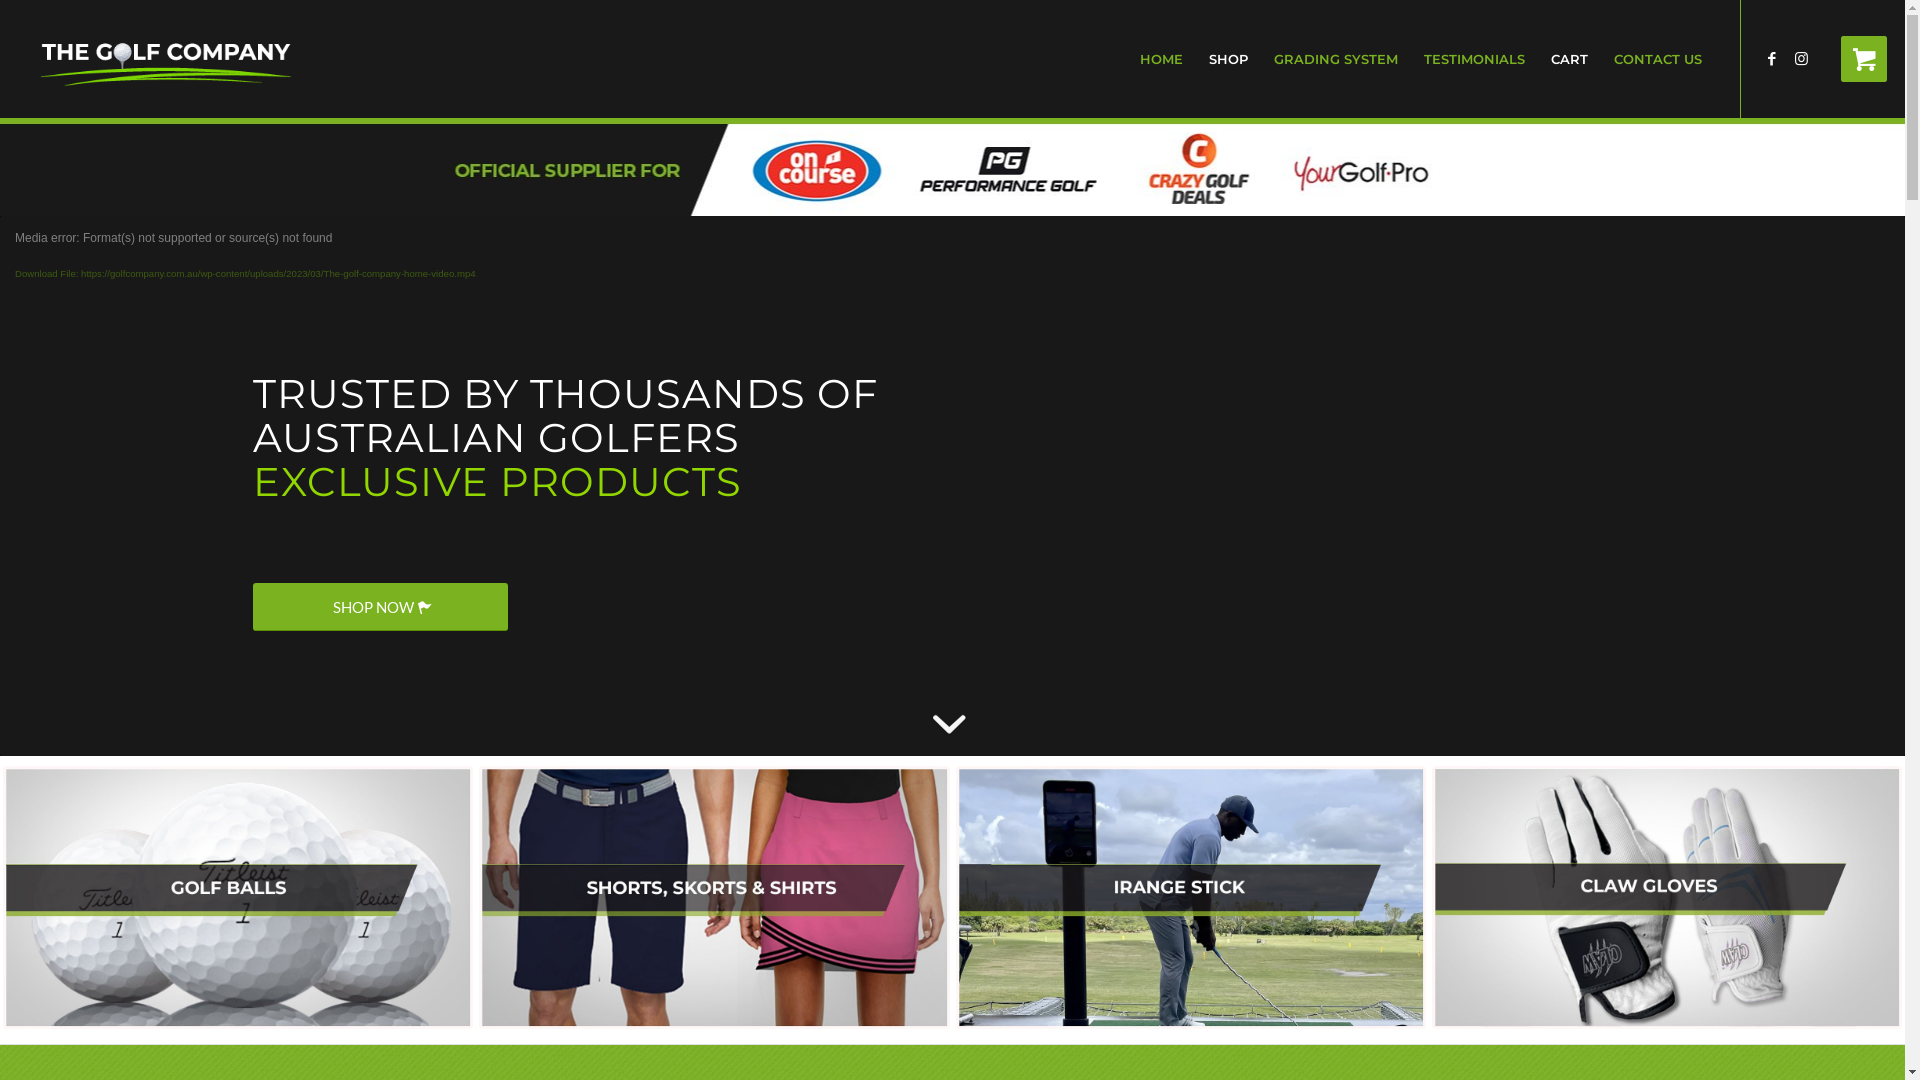 This screenshot has width=1920, height=1080. Describe the element at coordinates (379, 605) in the screenshot. I see `'SHOP NOW'` at that location.